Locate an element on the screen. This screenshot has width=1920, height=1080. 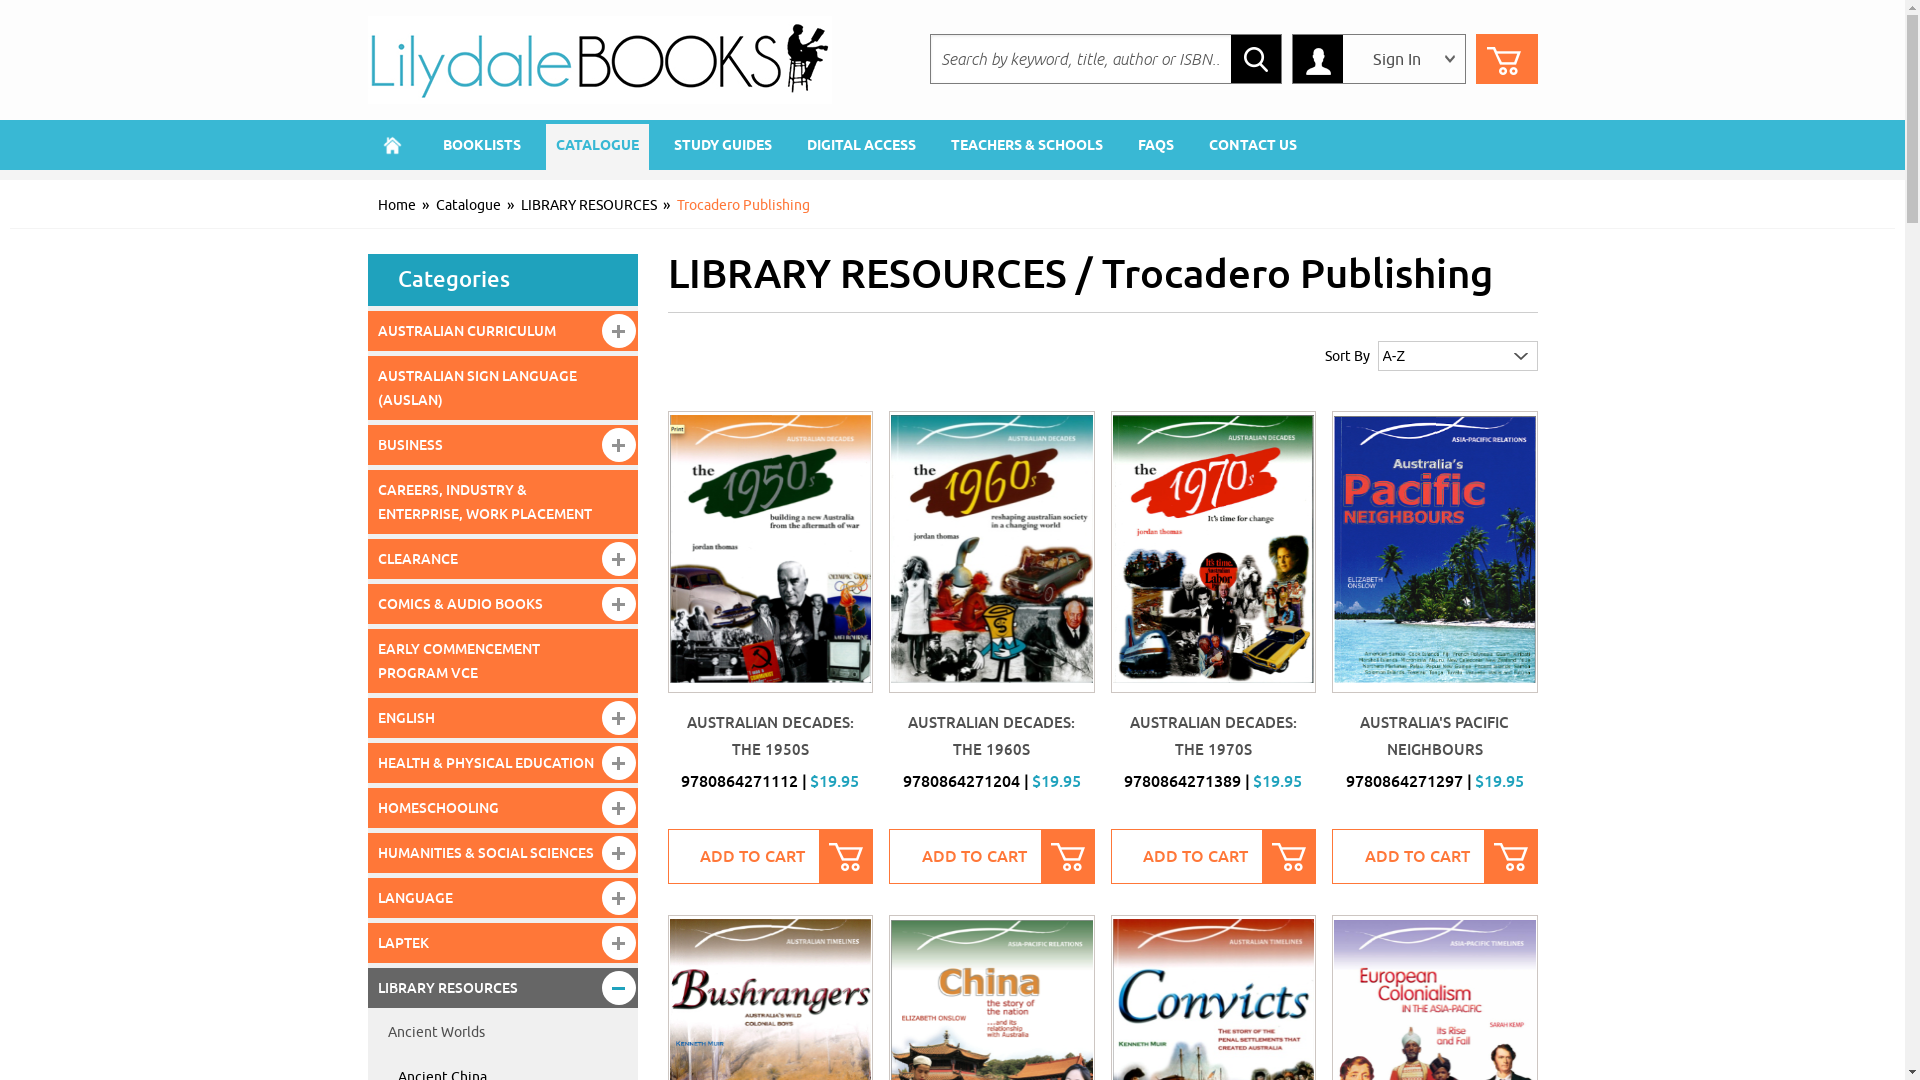
'CONTACT US' is located at coordinates (1198, 144).